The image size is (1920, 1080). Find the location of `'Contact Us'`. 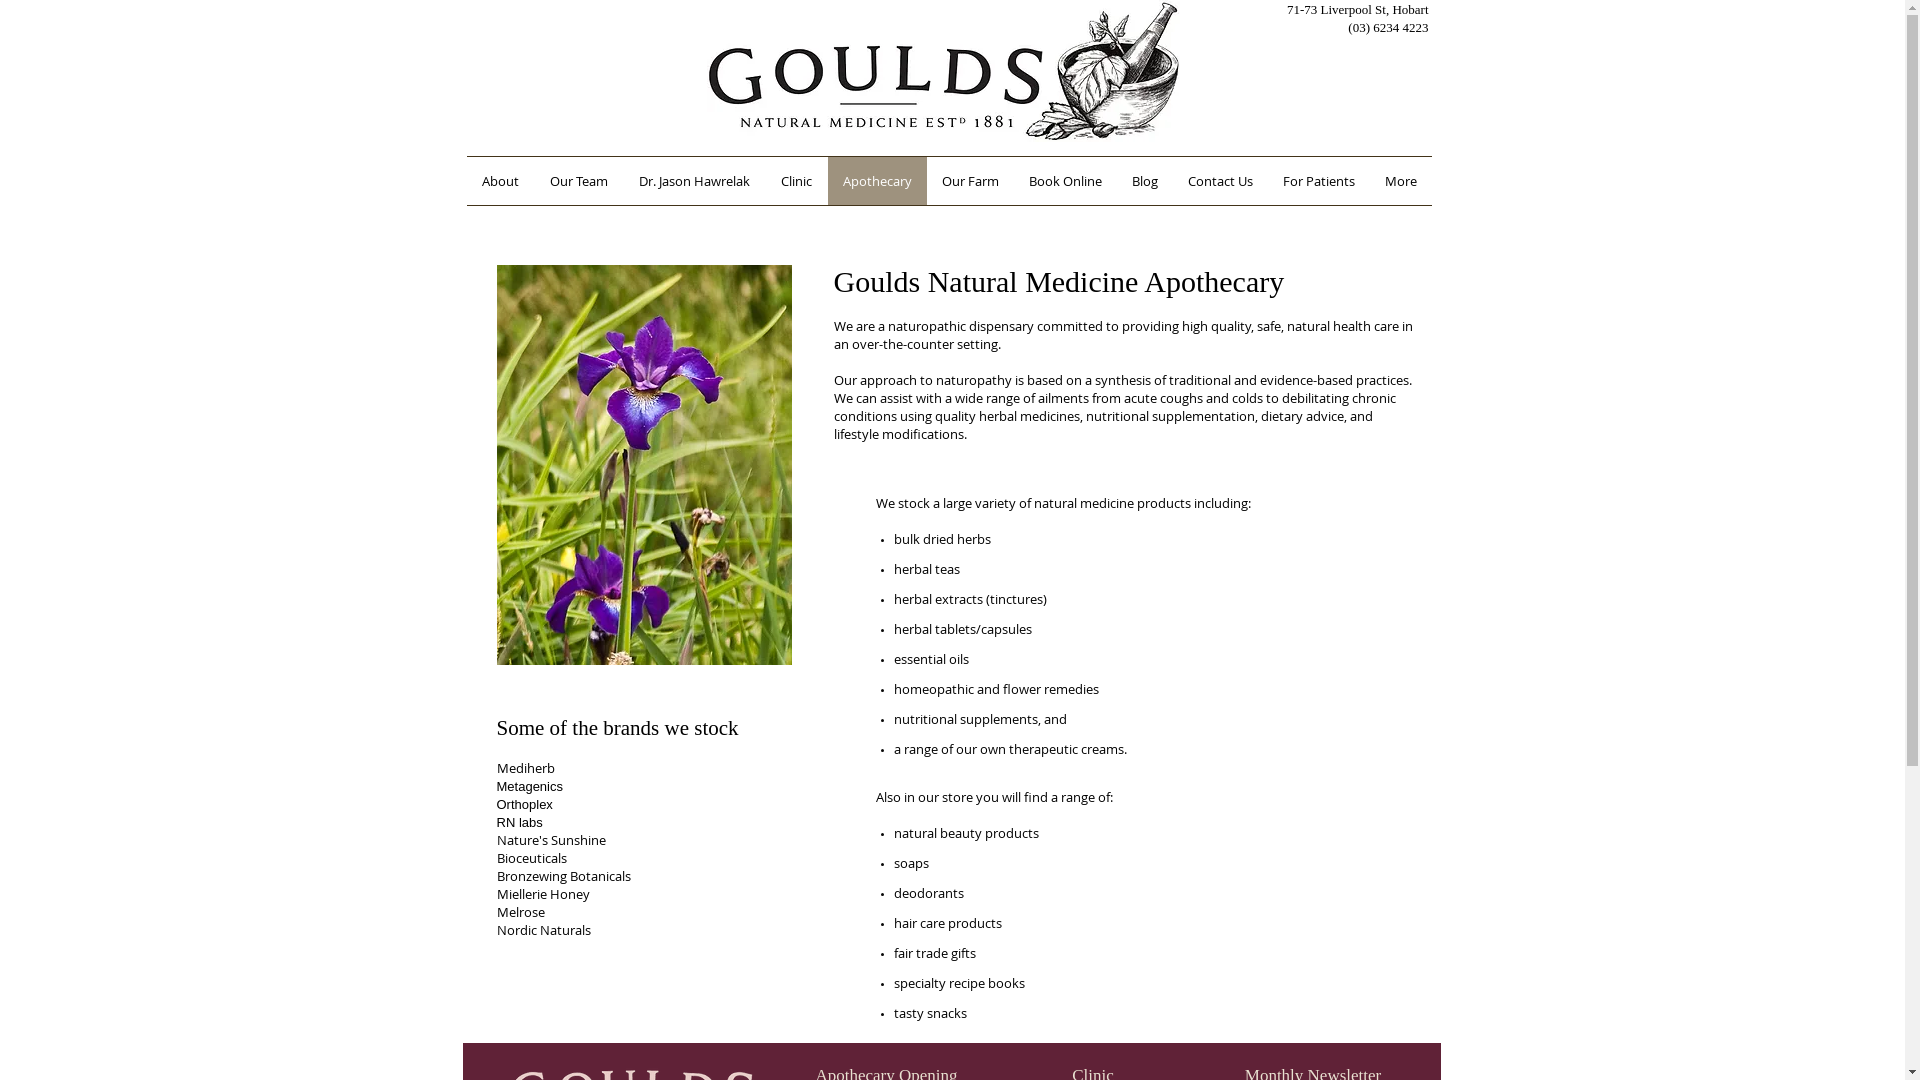

'Contact Us' is located at coordinates (1218, 181).